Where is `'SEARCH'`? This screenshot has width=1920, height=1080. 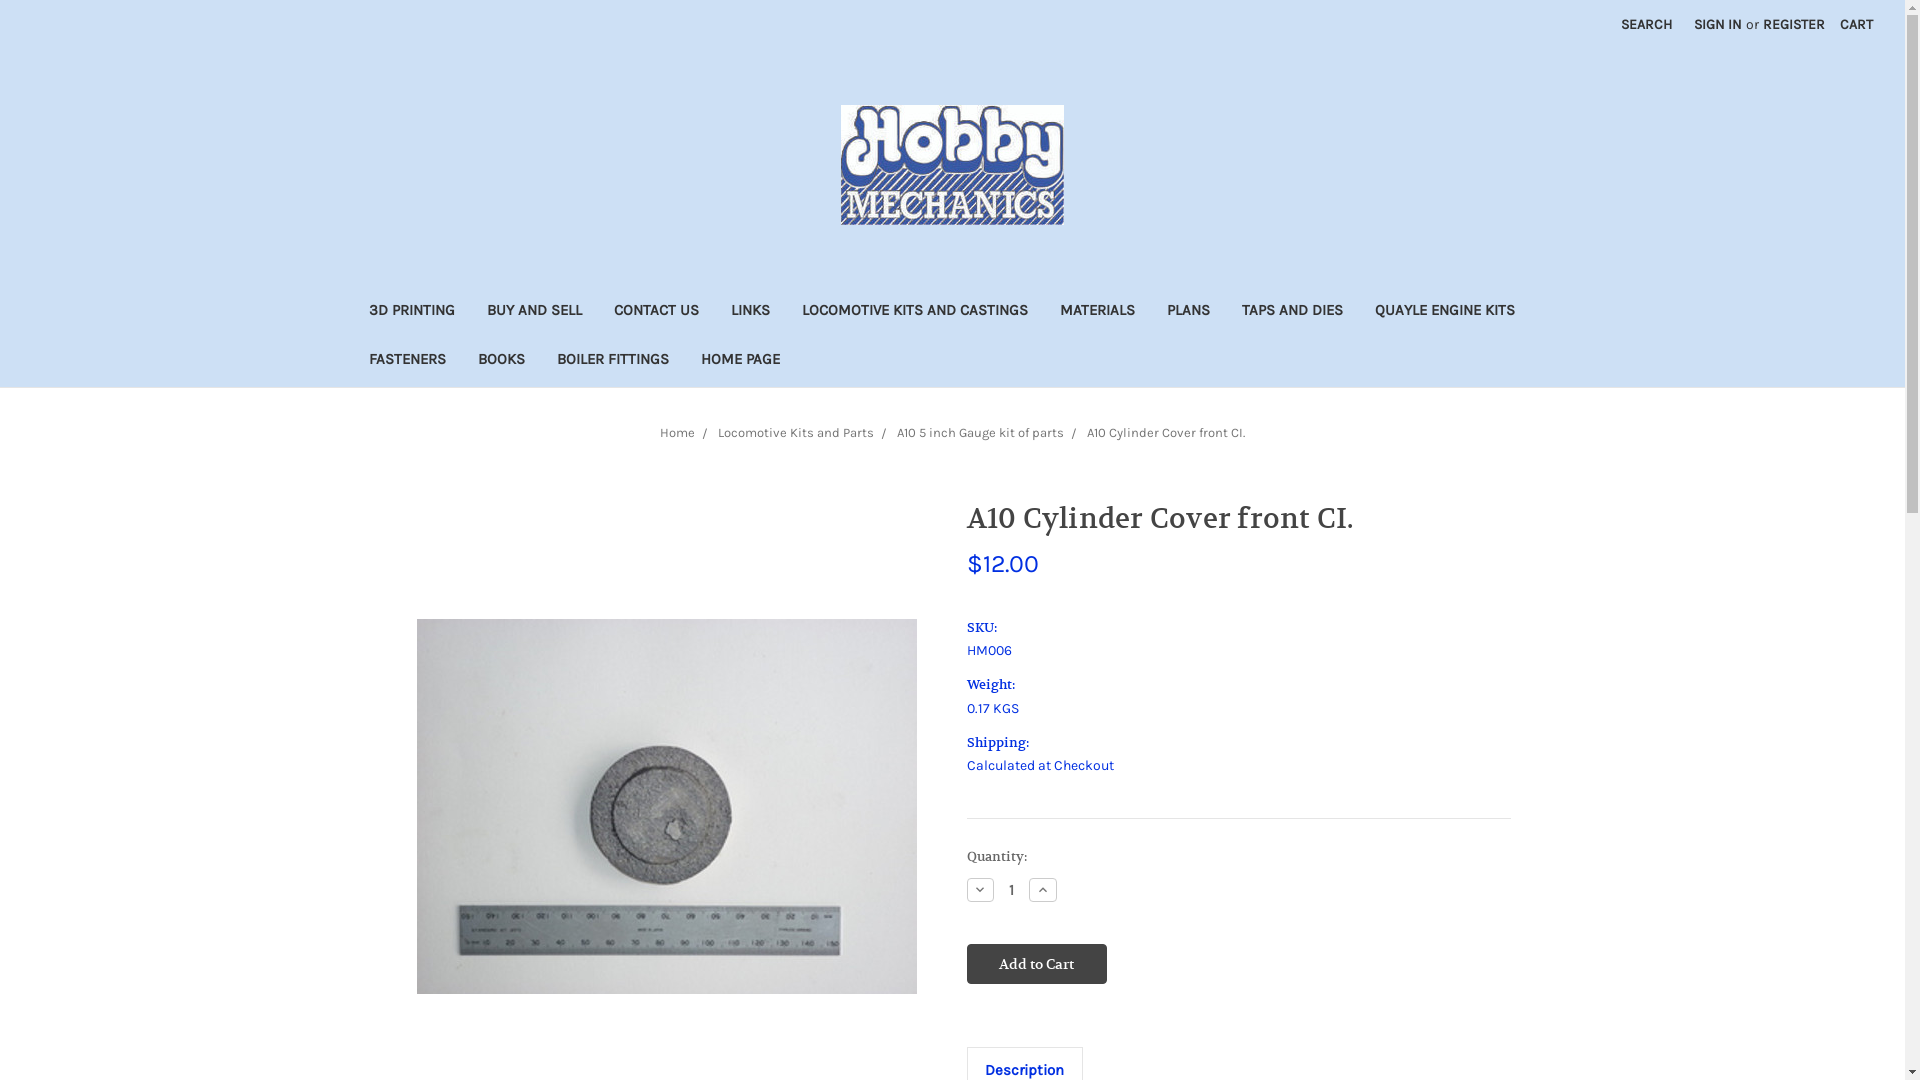
'SEARCH' is located at coordinates (1646, 24).